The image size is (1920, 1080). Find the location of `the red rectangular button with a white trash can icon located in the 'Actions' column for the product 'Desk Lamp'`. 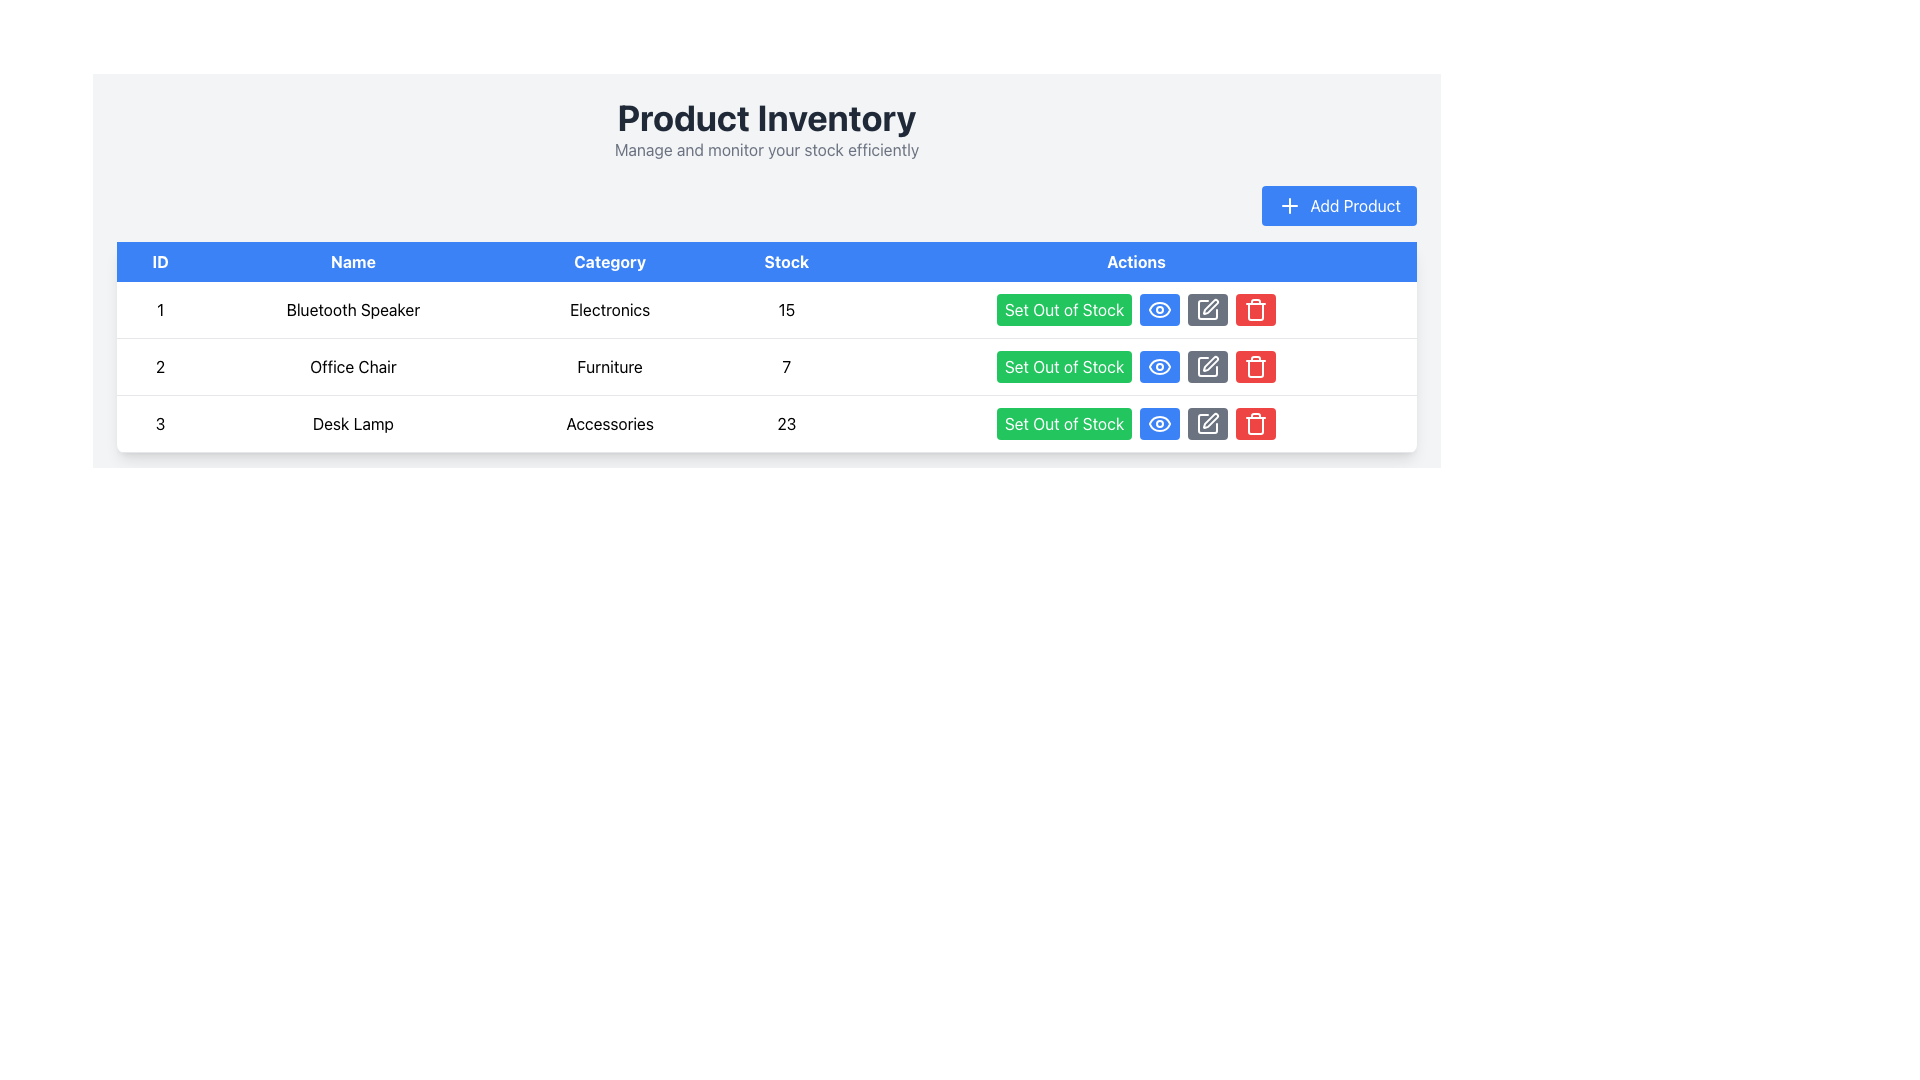

the red rectangular button with a white trash can icon located in the 'Actions' column for the product 'Desk Lamp' is located at coordinates (1255, 366).